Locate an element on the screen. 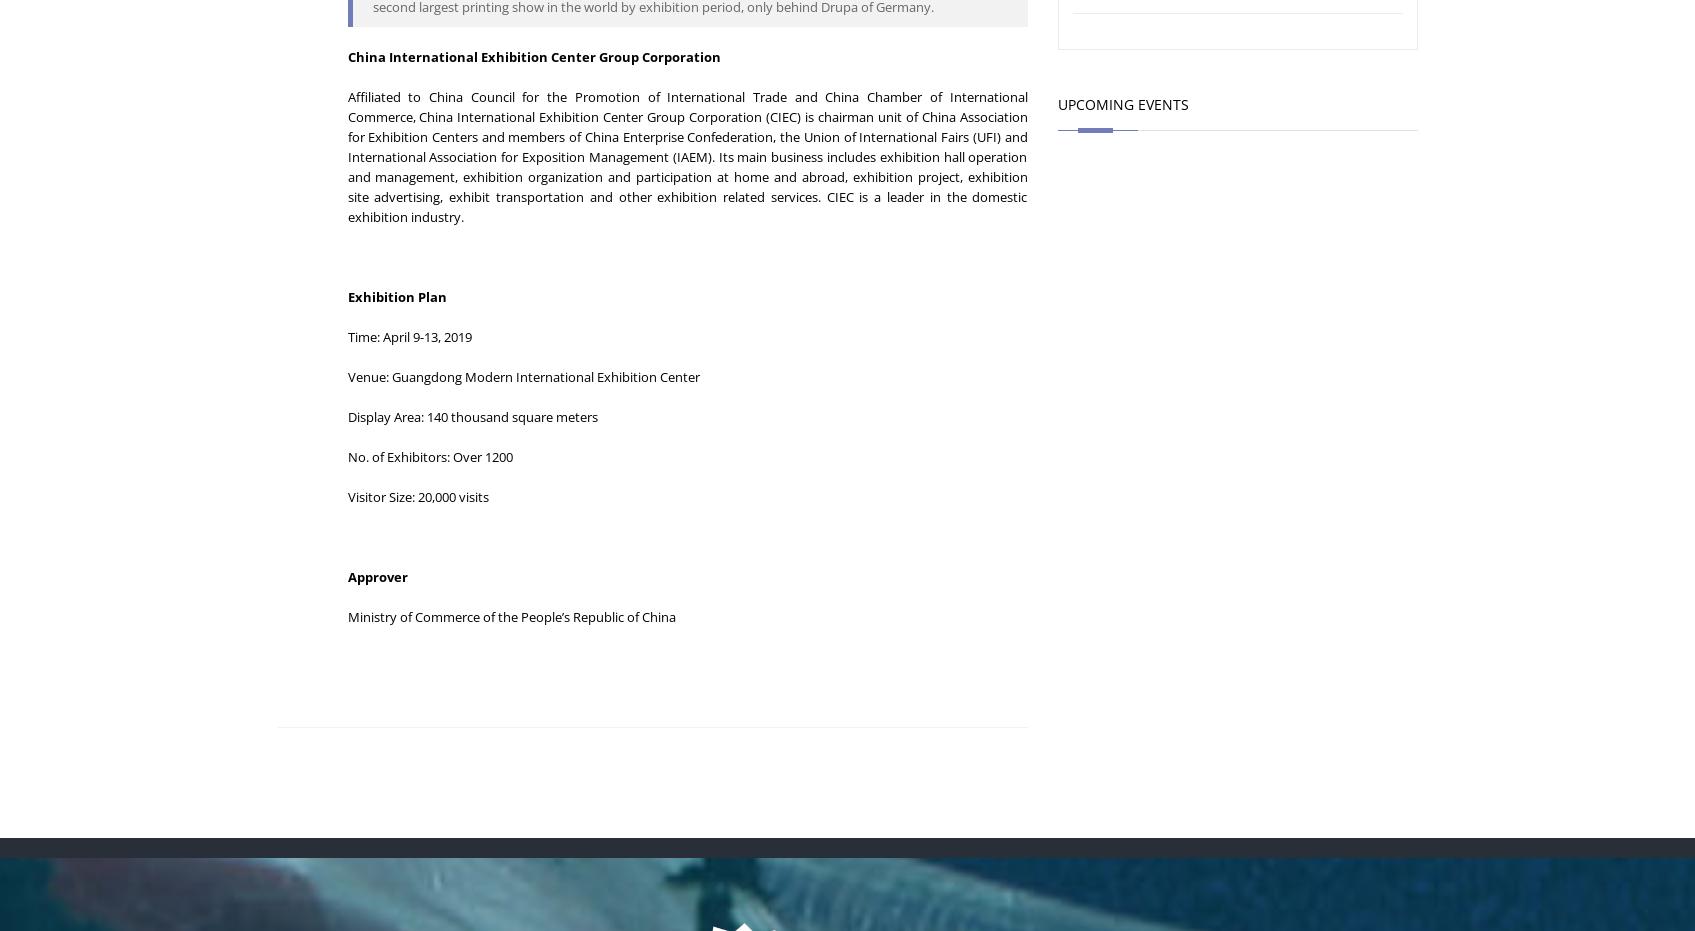 This screenshot has height=931, width=1695. 'Exhibition Plan' is located at coordinates (396, 294).